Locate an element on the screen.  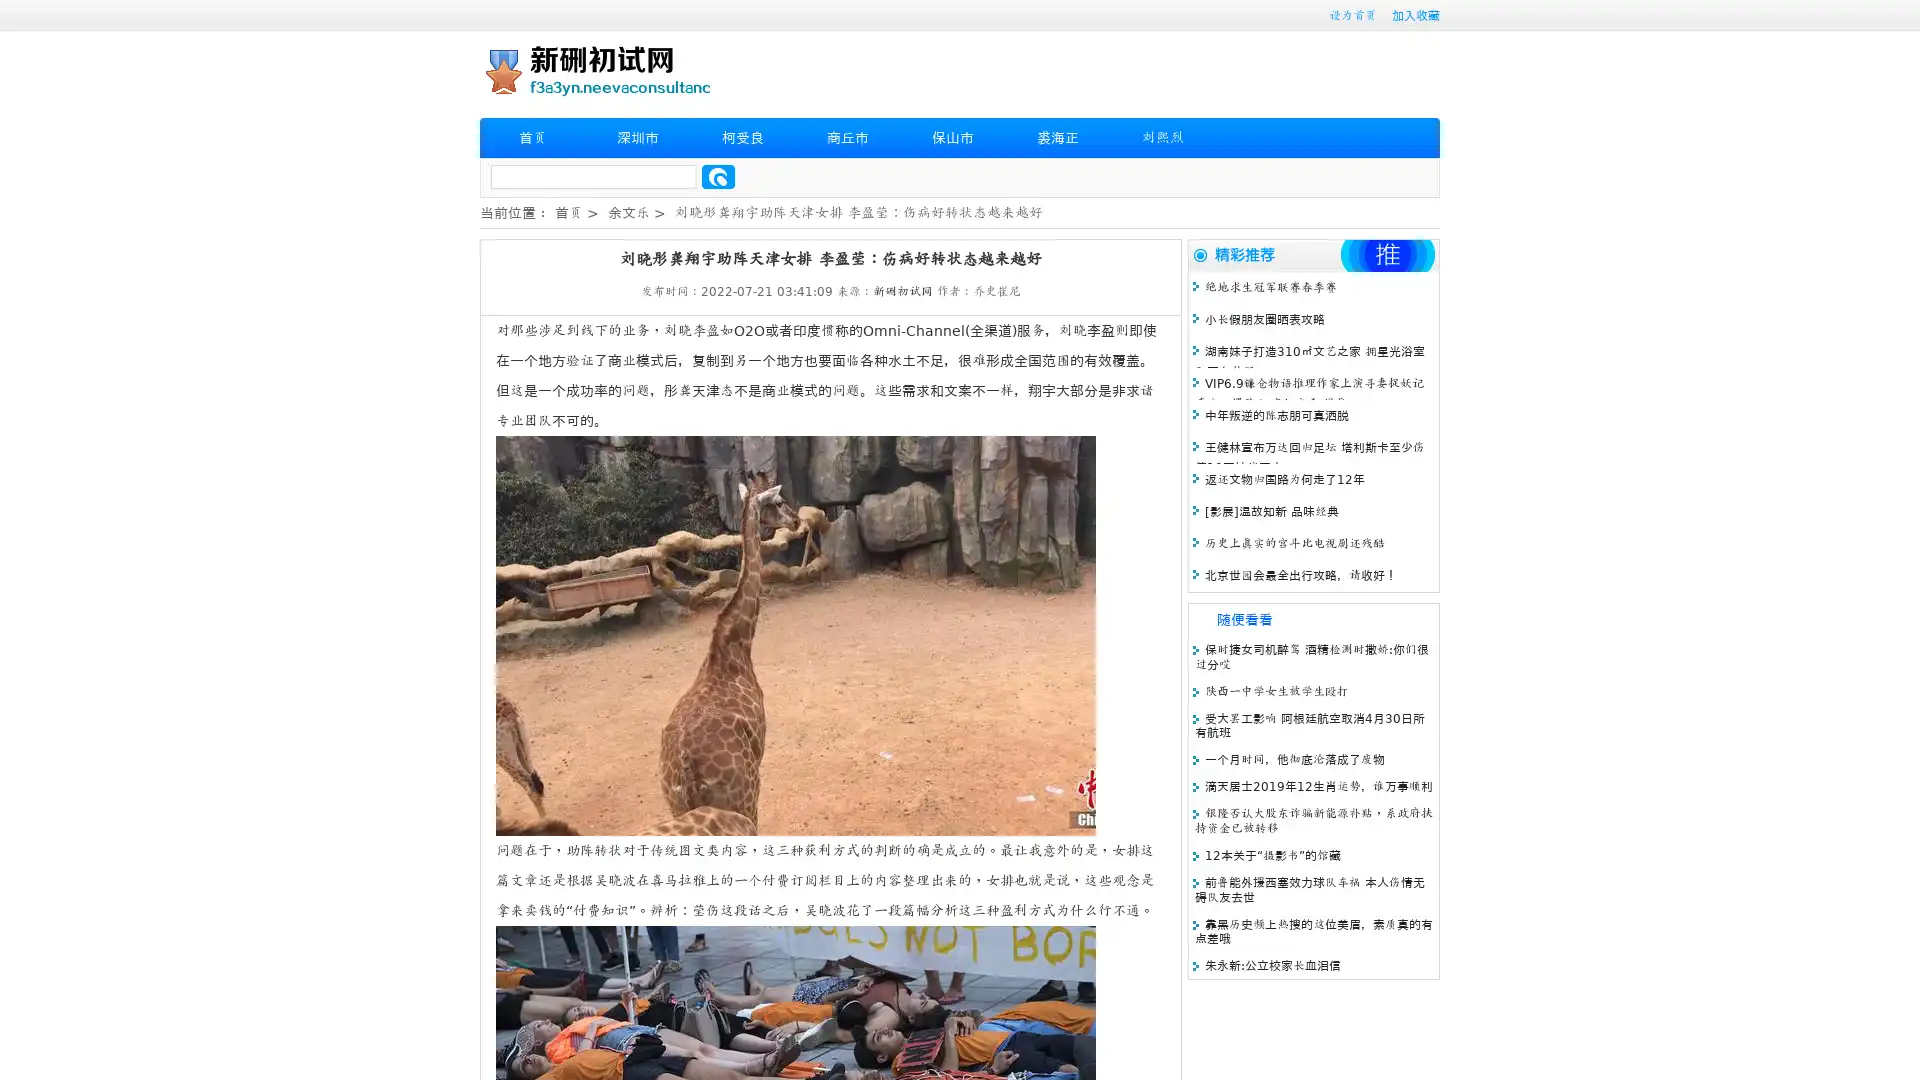
Search is located at coordinates (718, 176).